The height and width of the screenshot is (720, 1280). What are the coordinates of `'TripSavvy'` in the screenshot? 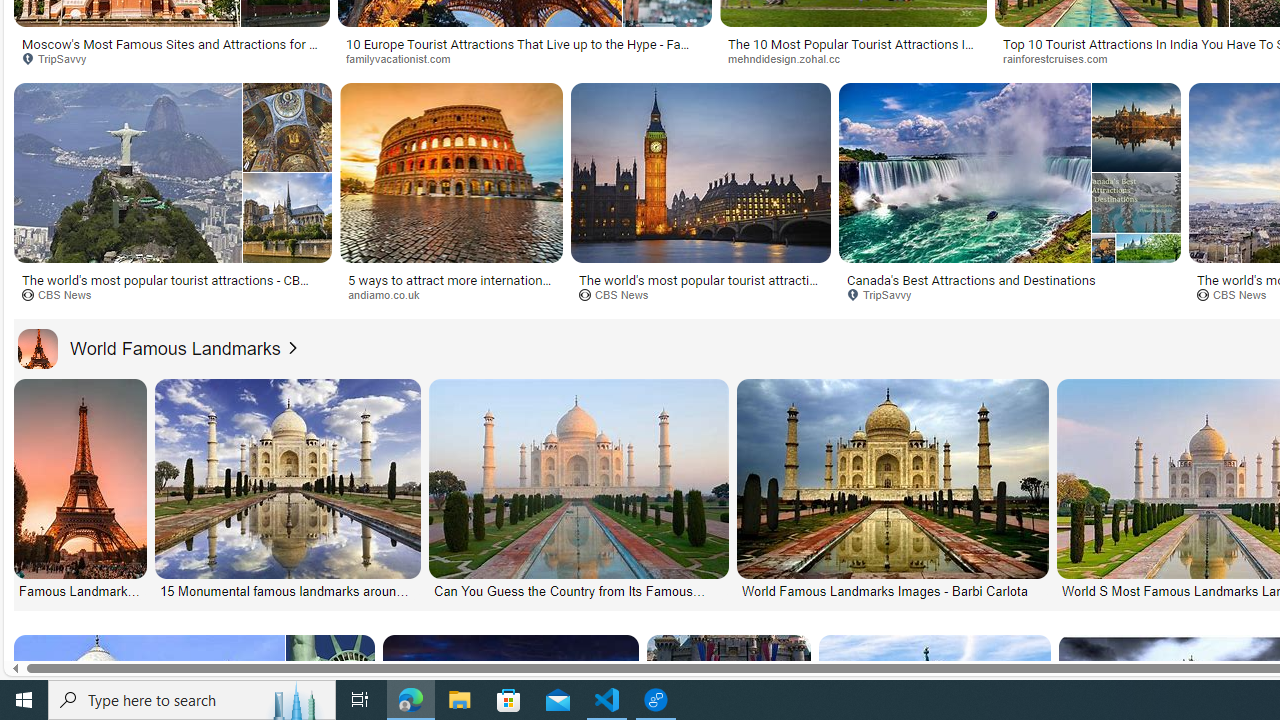 It's located at (885, 294).